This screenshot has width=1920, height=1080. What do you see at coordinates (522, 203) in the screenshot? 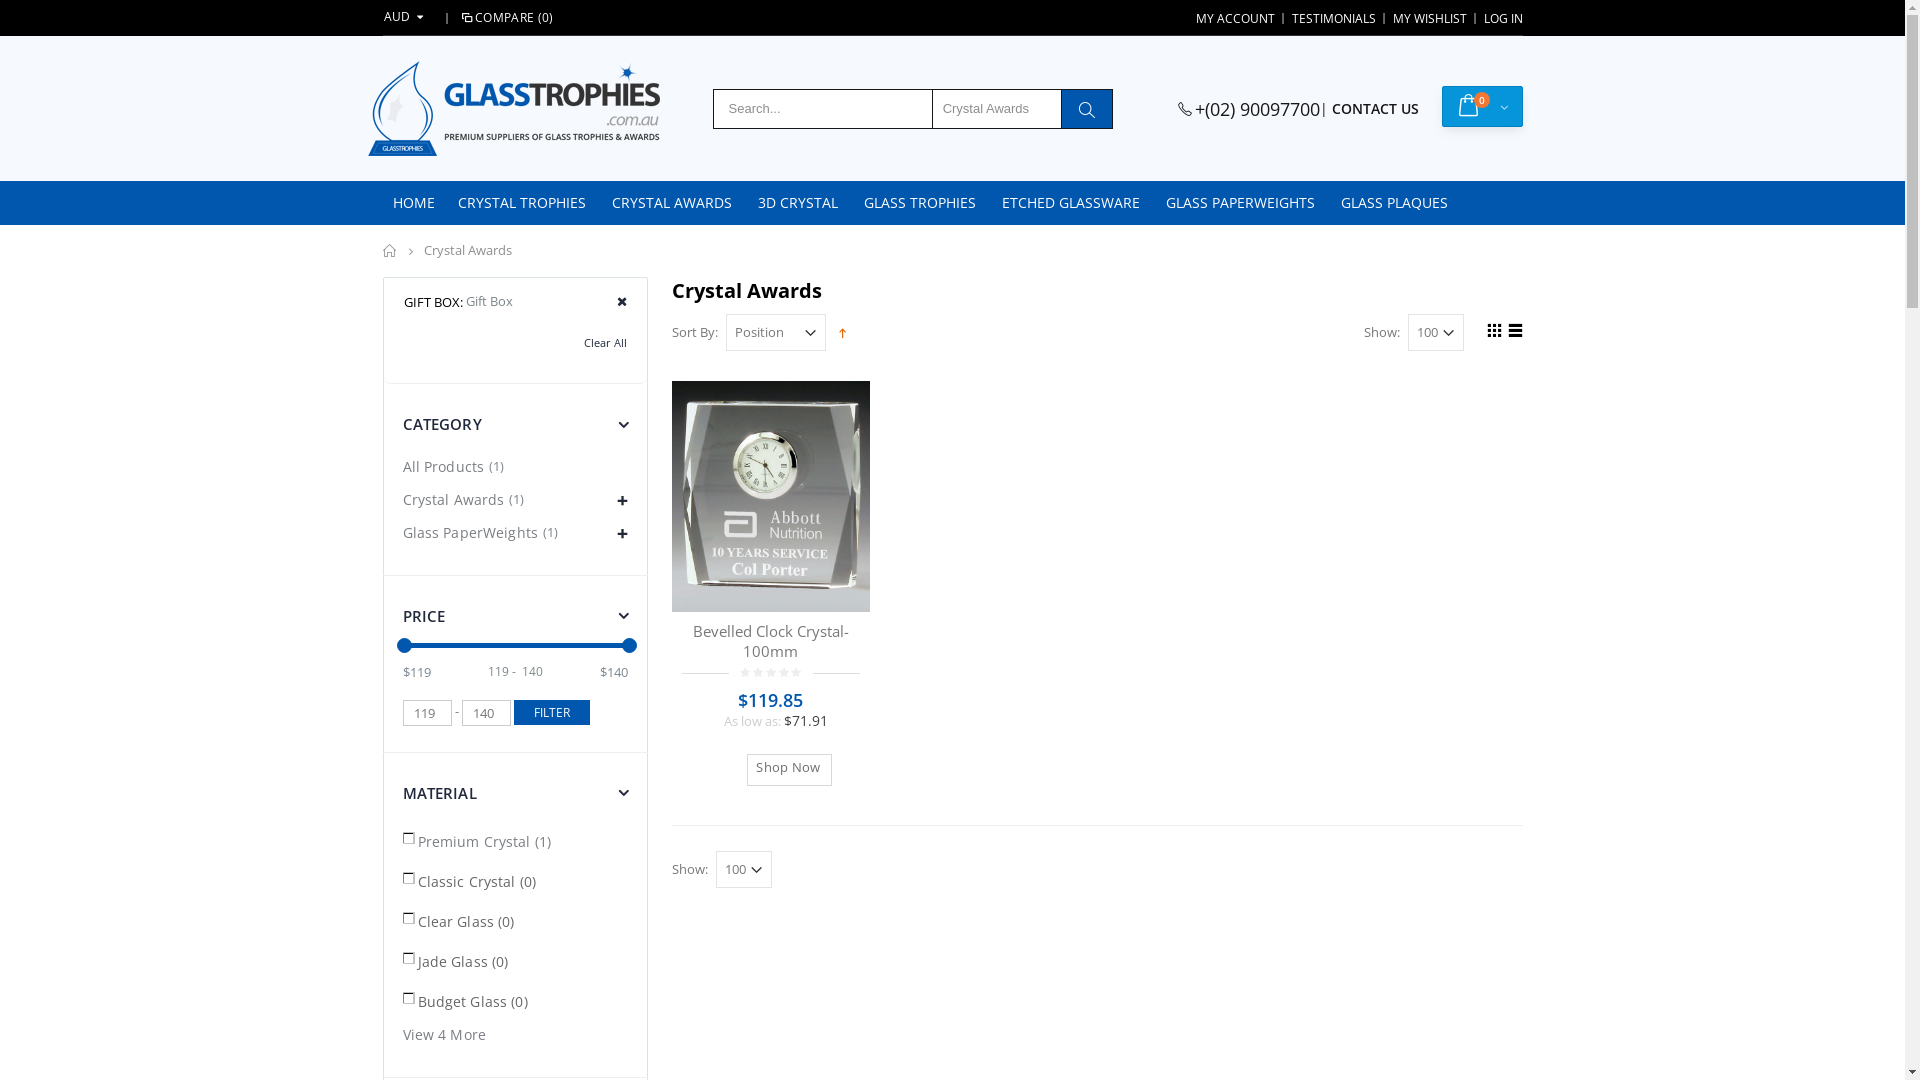
I see `'CRYSTAL TROPHIES'` at bounding box center [522, 203].